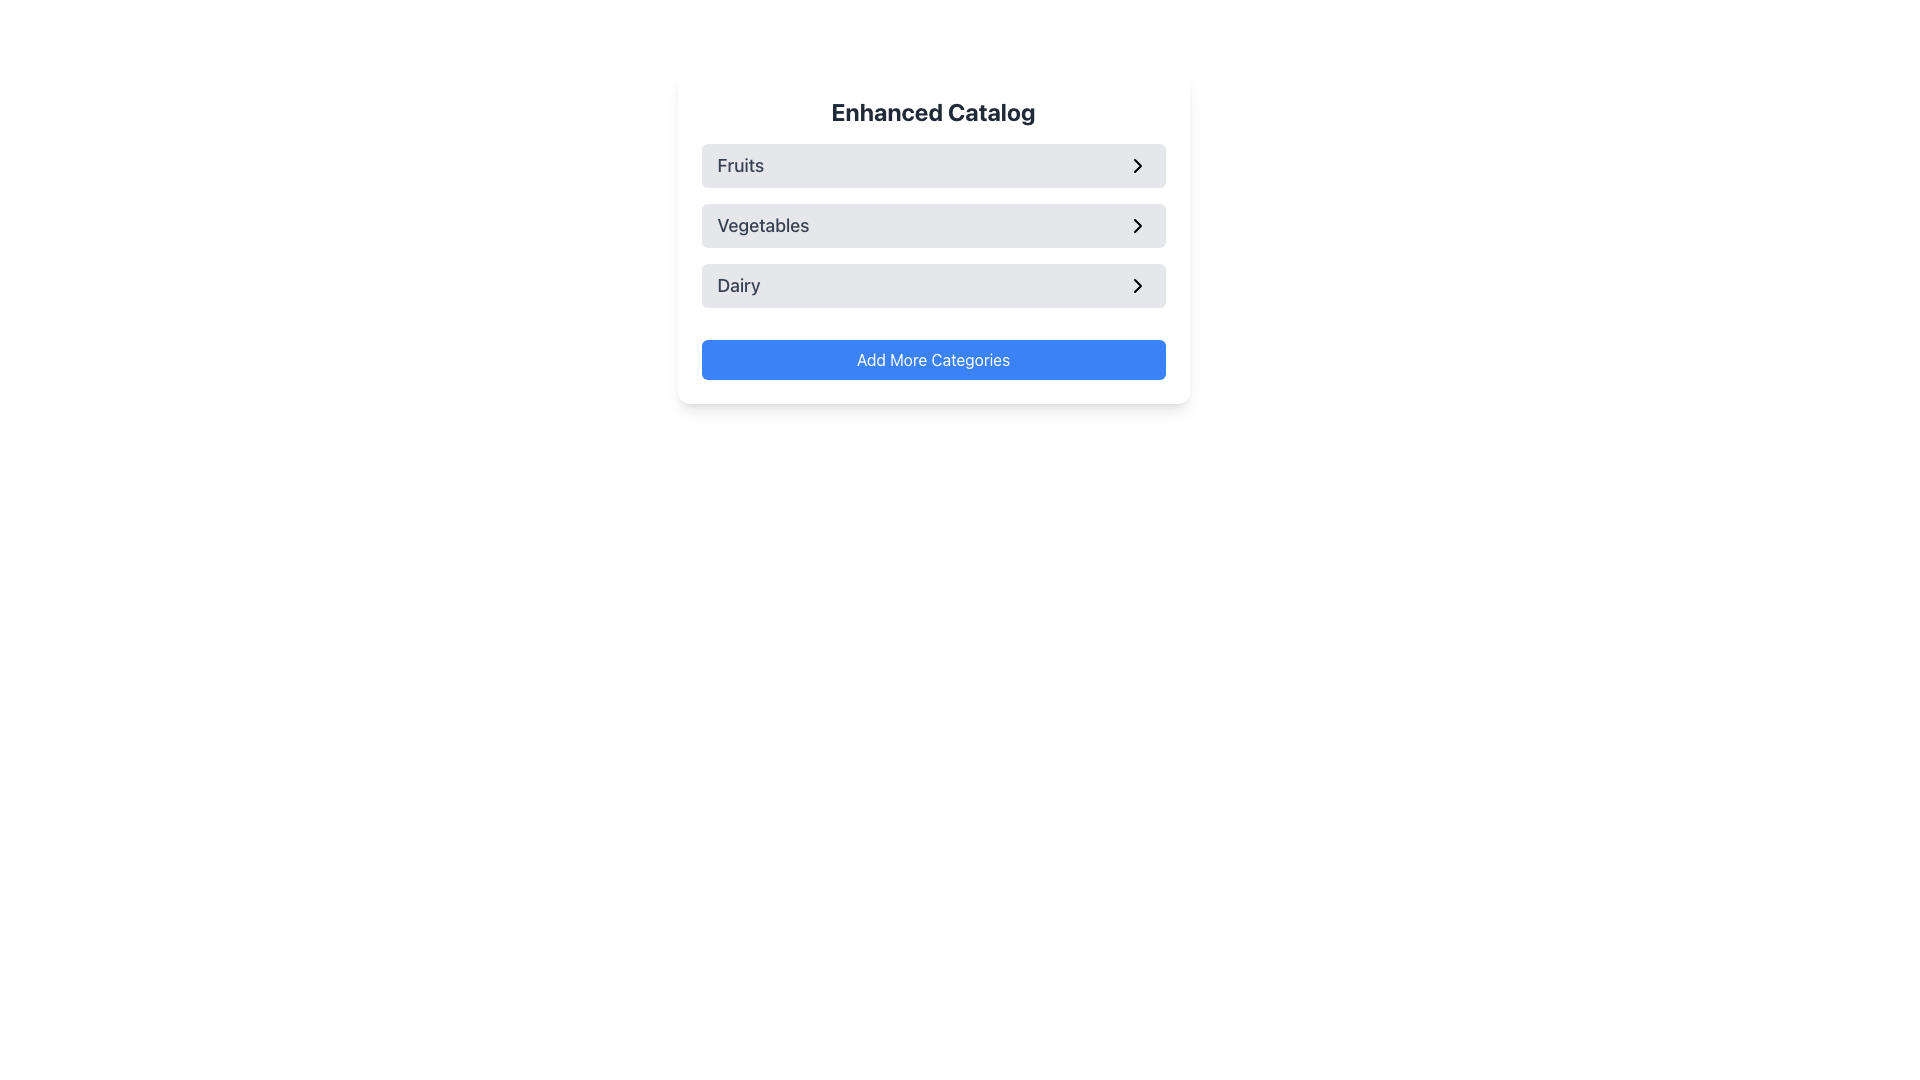 The width and height of the screenshot is (1920, 1080). I want to click on the right-facing chevron icon button located at the extreme right-hand side of the 'Fruits' list item, so click(1137, 164).